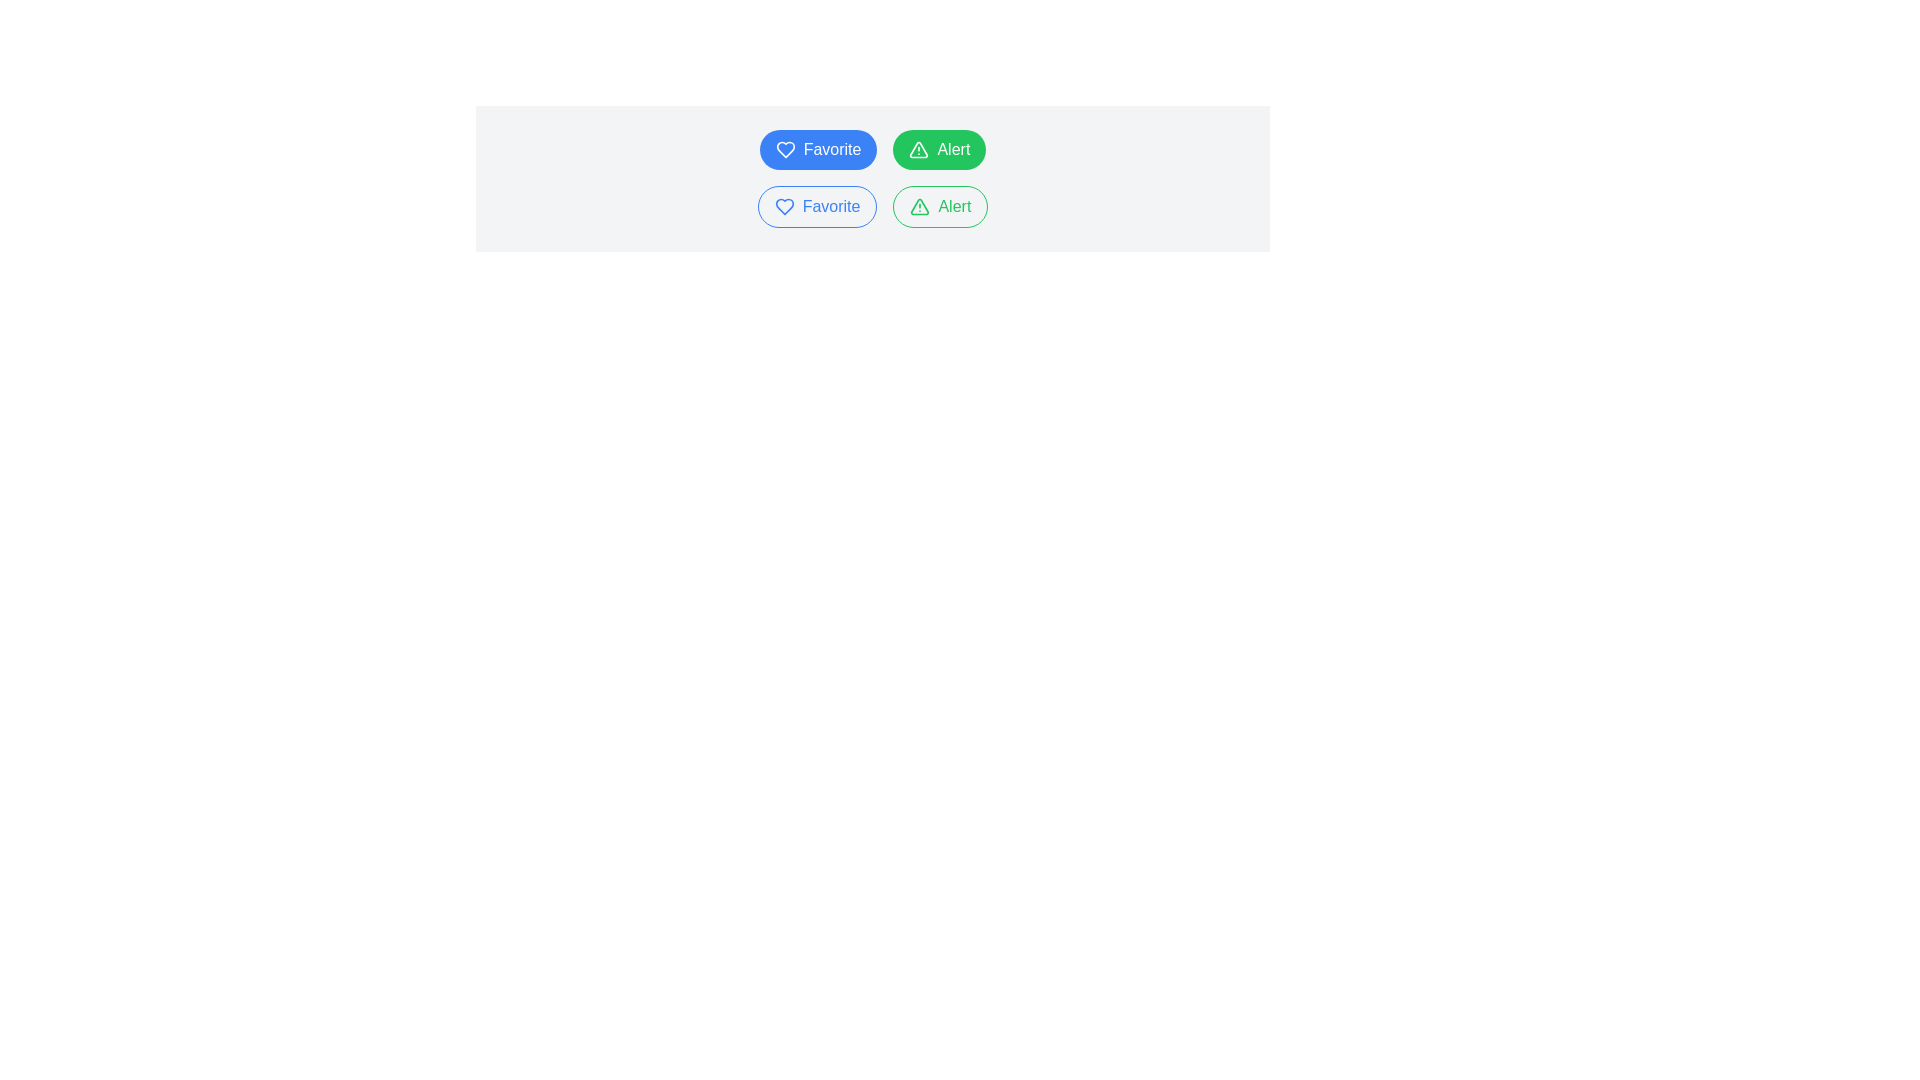  I want to click on the 'Alert' button which contains a triangular icon with an exclamation mark inside, located in the top-right corner of the interface, so click(918, 149).